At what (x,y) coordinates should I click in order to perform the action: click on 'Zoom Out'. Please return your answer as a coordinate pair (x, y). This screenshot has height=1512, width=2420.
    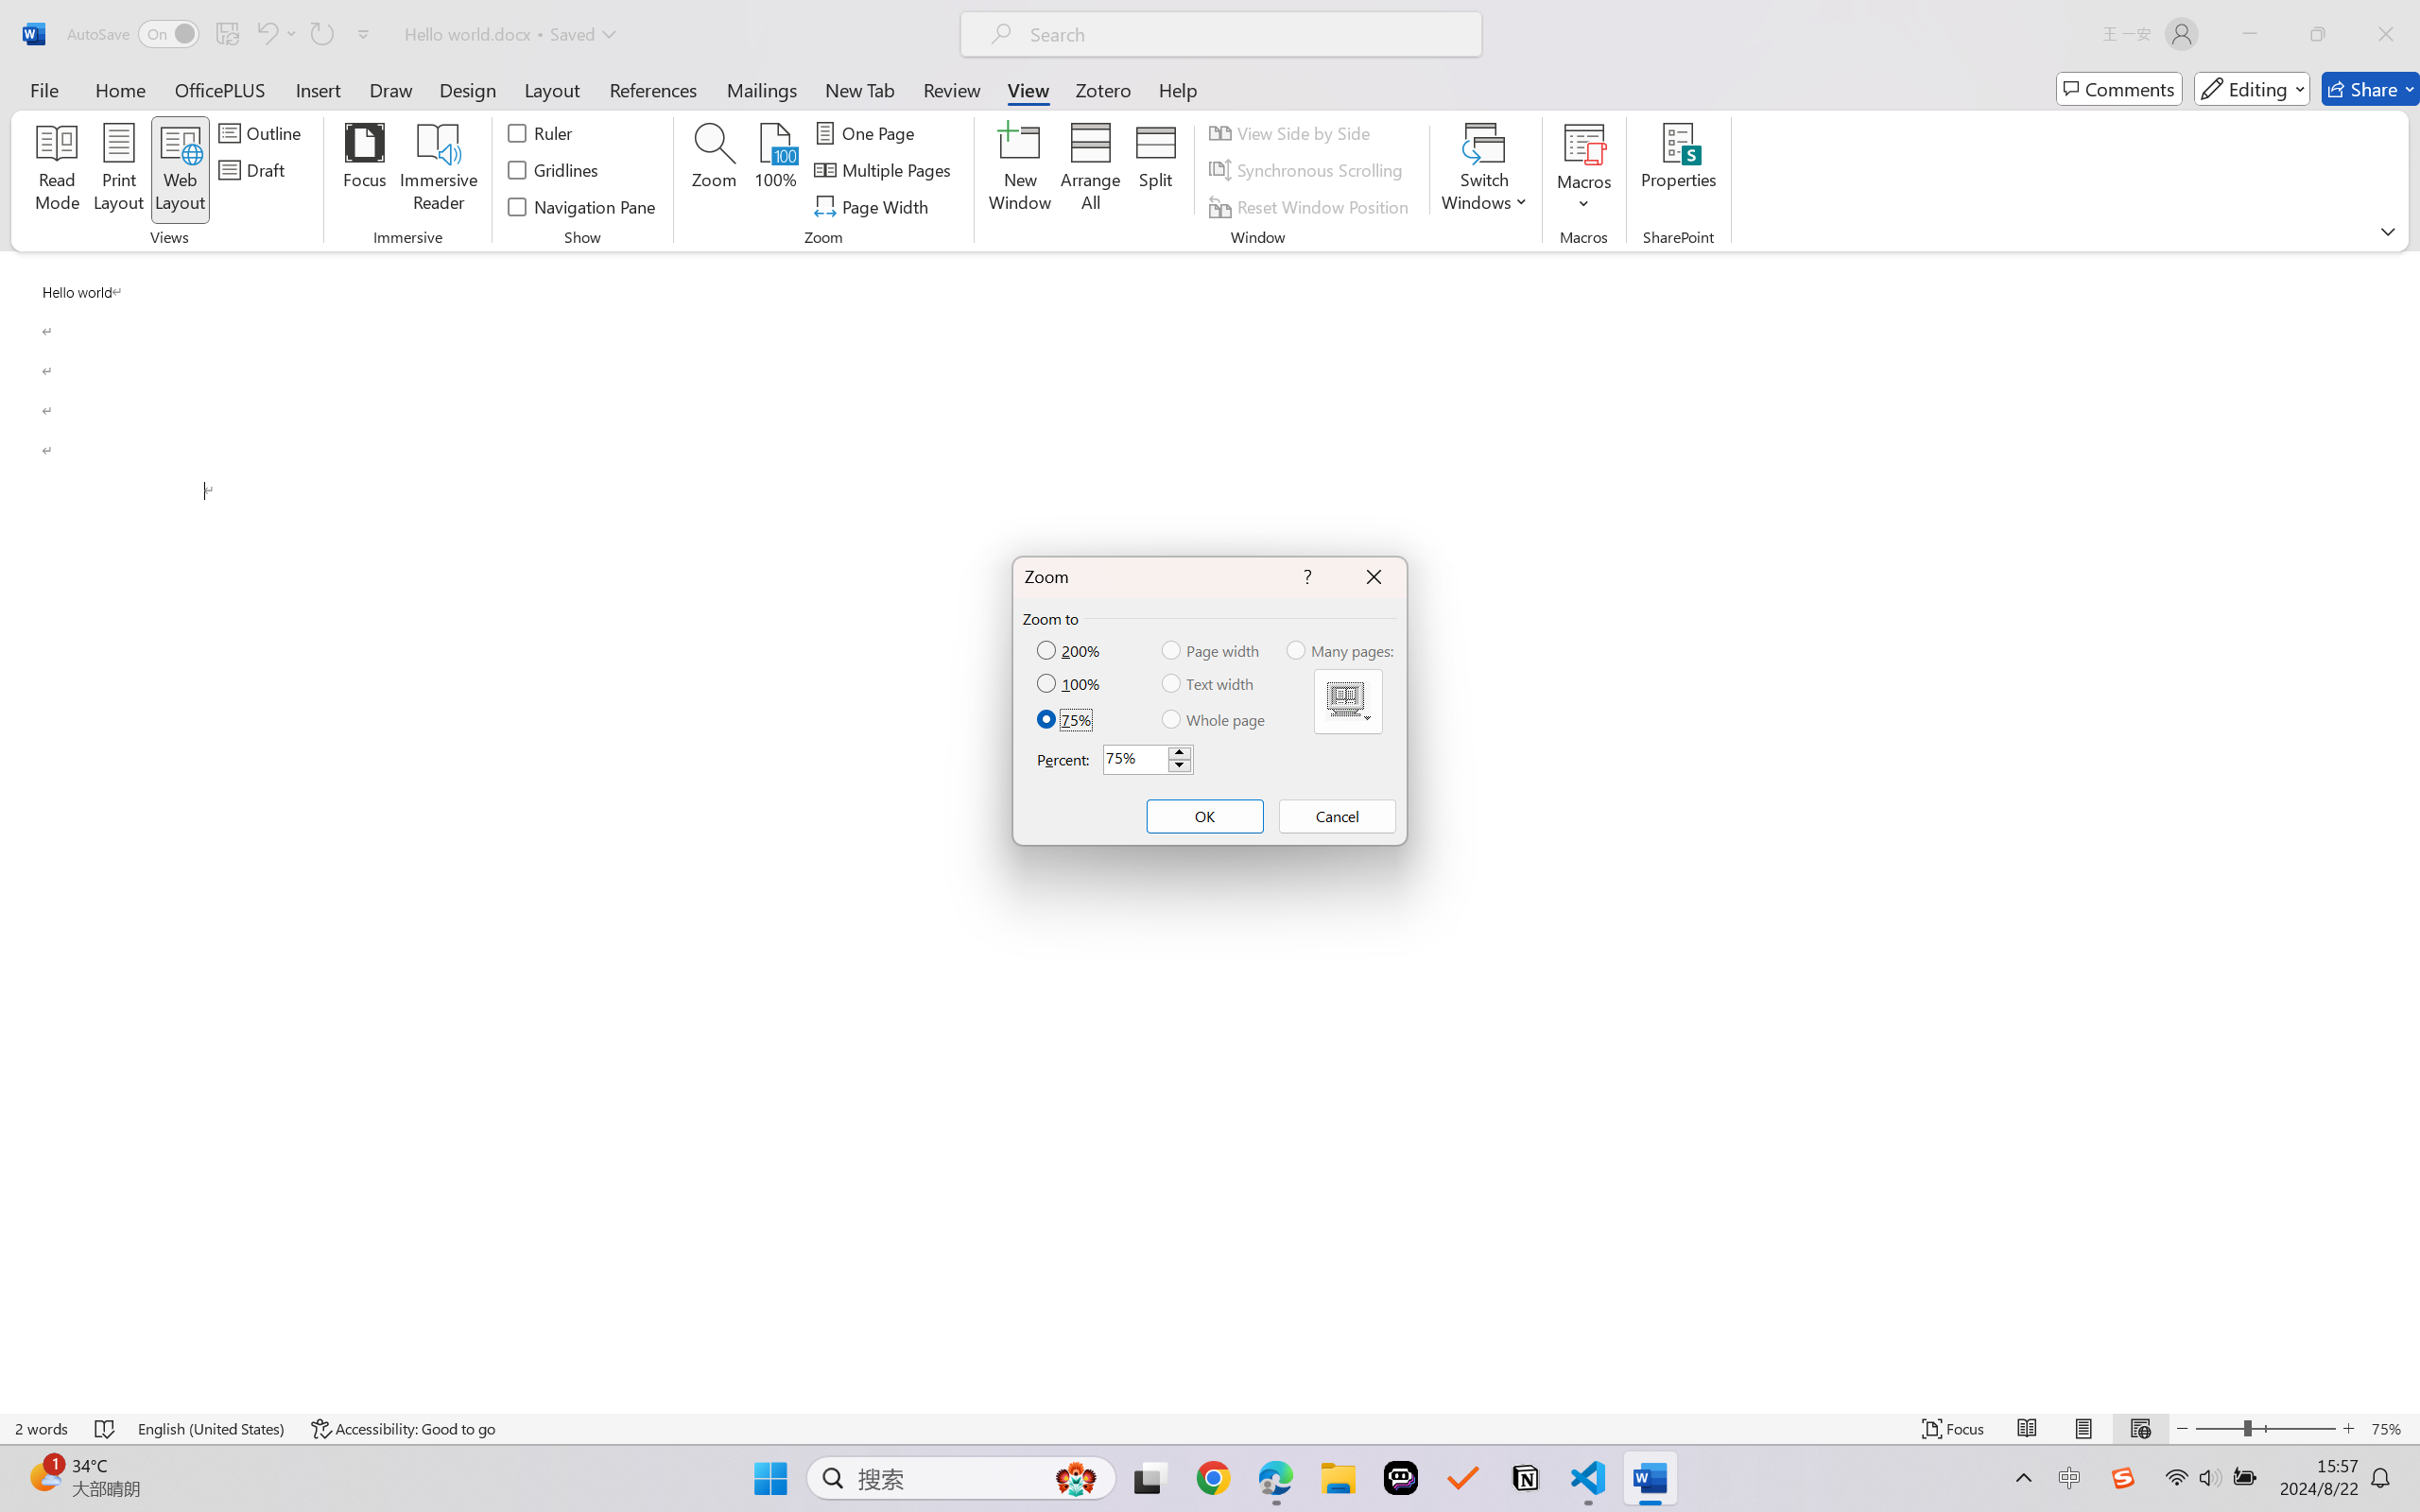
    Looking at the image, I should click on (2218, 1428).